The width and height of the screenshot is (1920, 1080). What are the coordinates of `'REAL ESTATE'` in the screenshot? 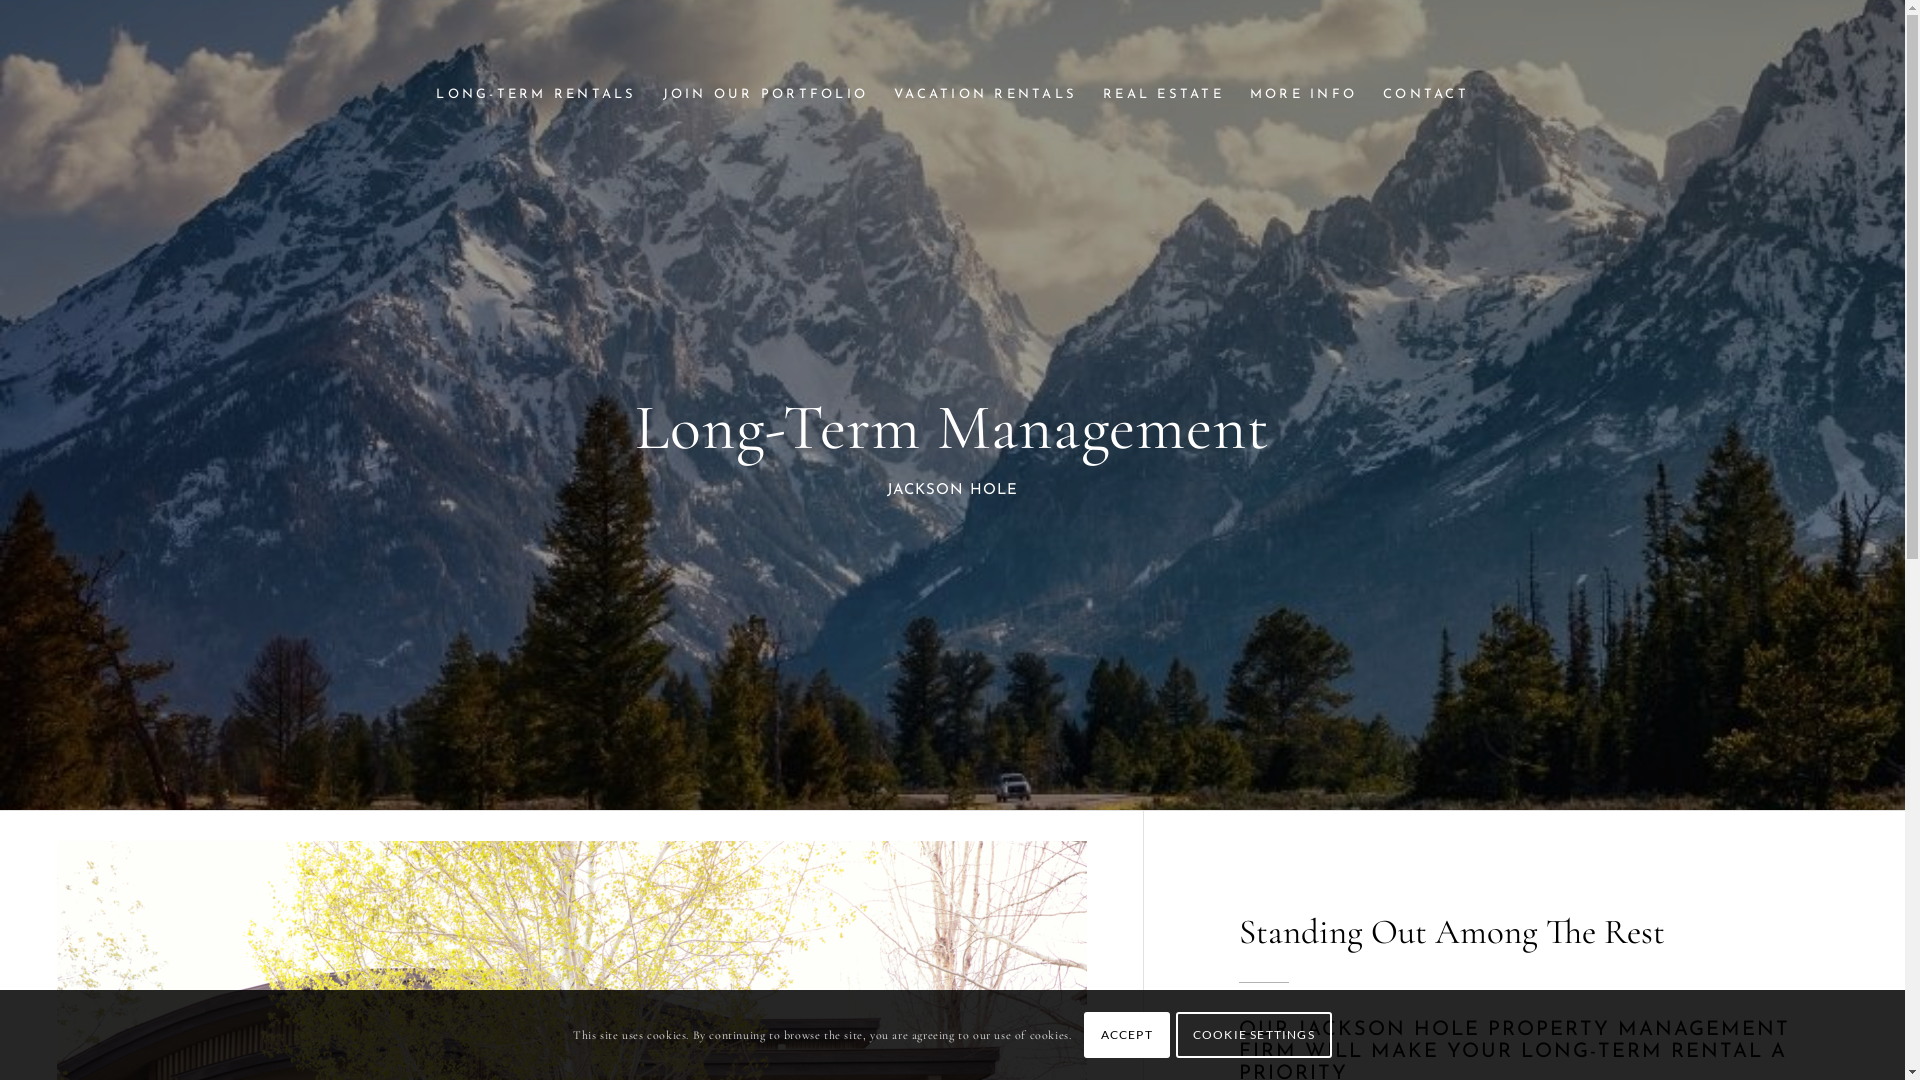 It's located at (1163, 95).